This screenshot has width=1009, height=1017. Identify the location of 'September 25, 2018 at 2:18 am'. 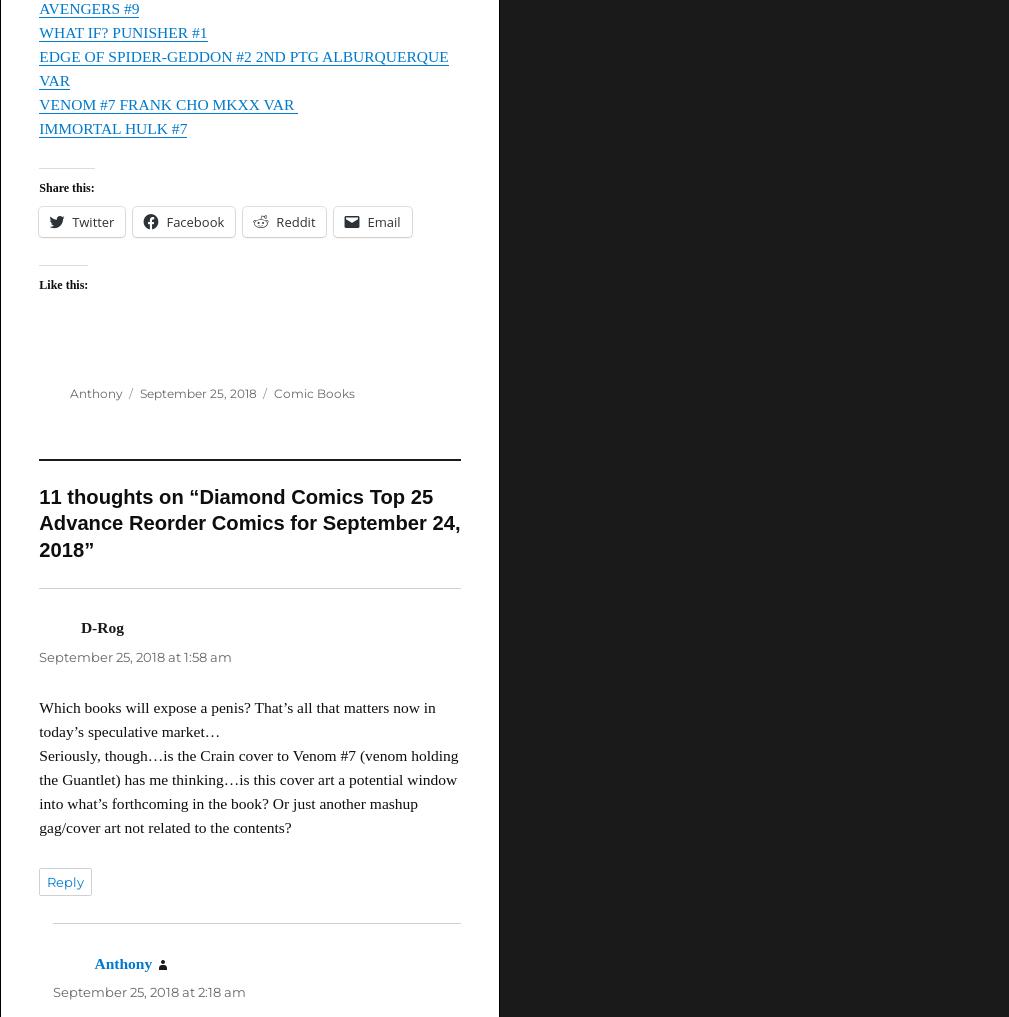
(50, 991).